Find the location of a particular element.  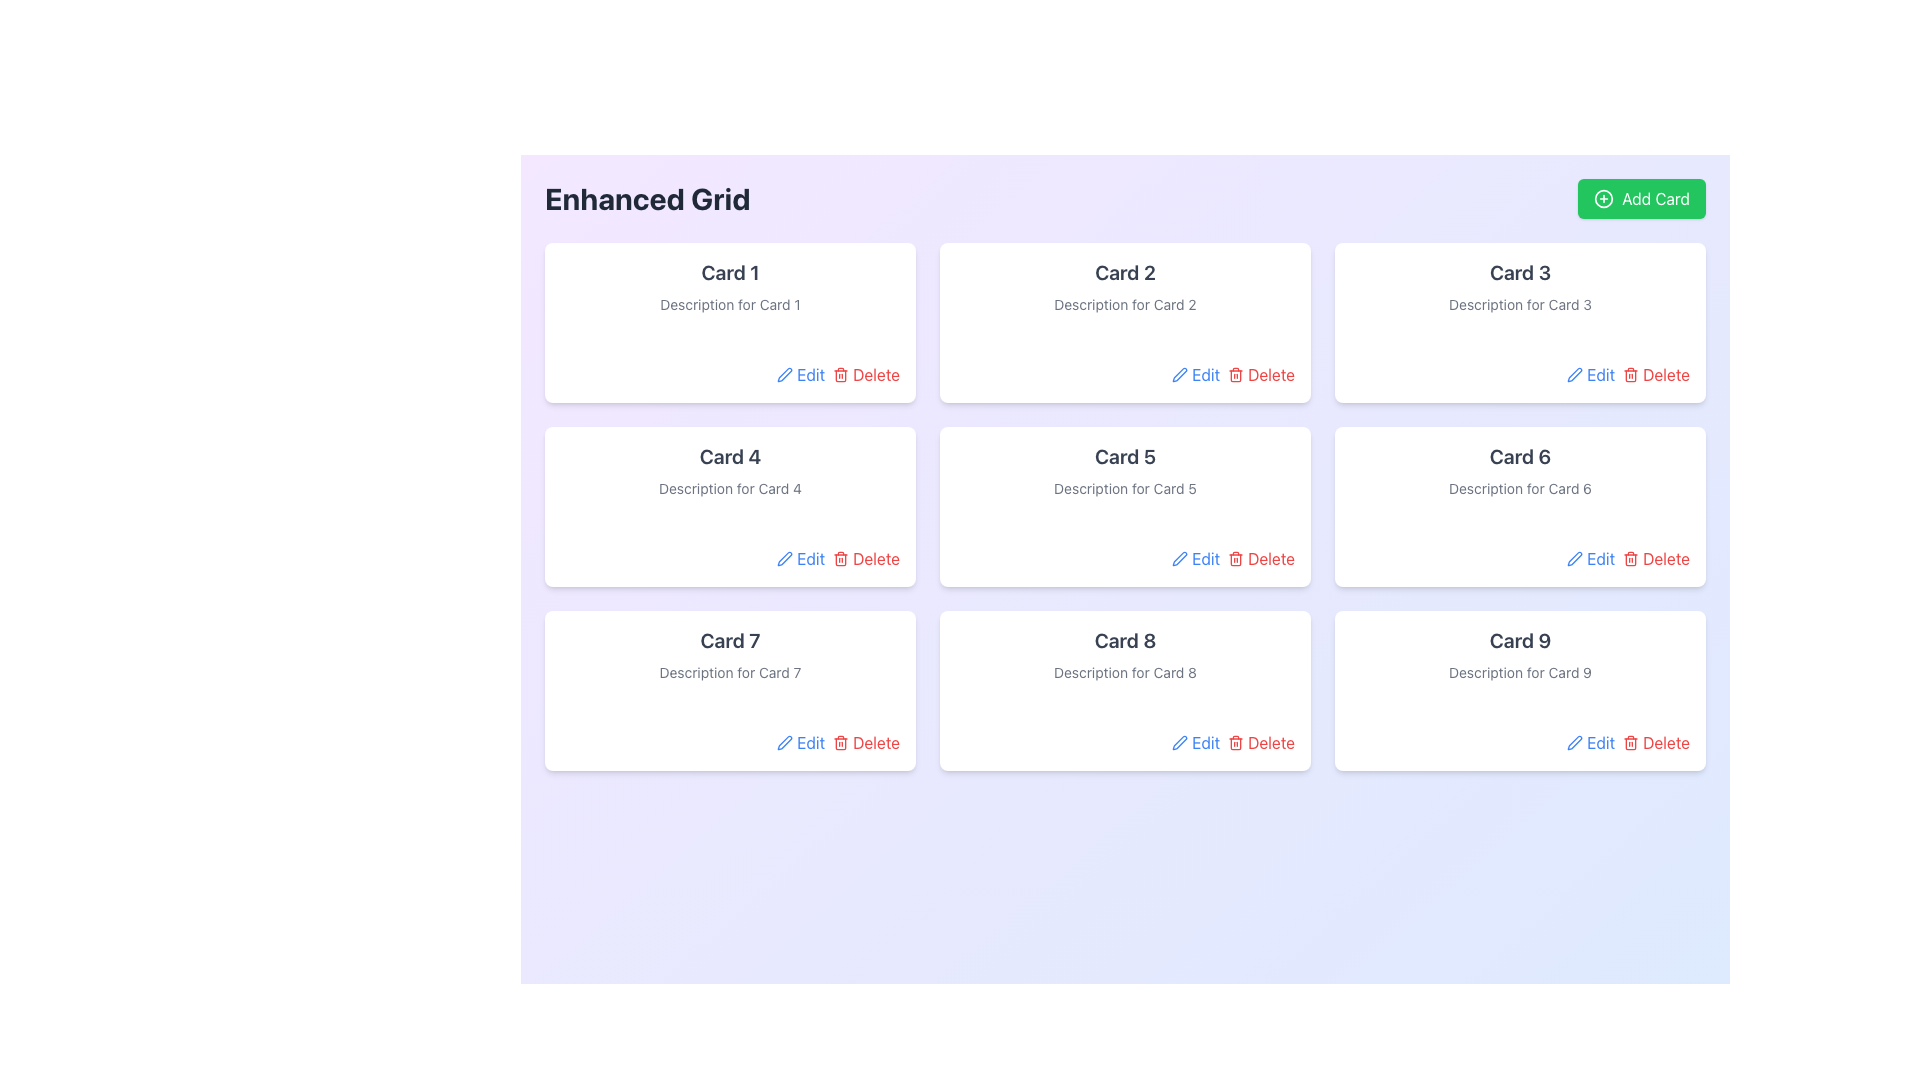

the delete button located in the first column of the second row under the 'Edit' button in 'Card 4' is located at coordinates (866, 559).